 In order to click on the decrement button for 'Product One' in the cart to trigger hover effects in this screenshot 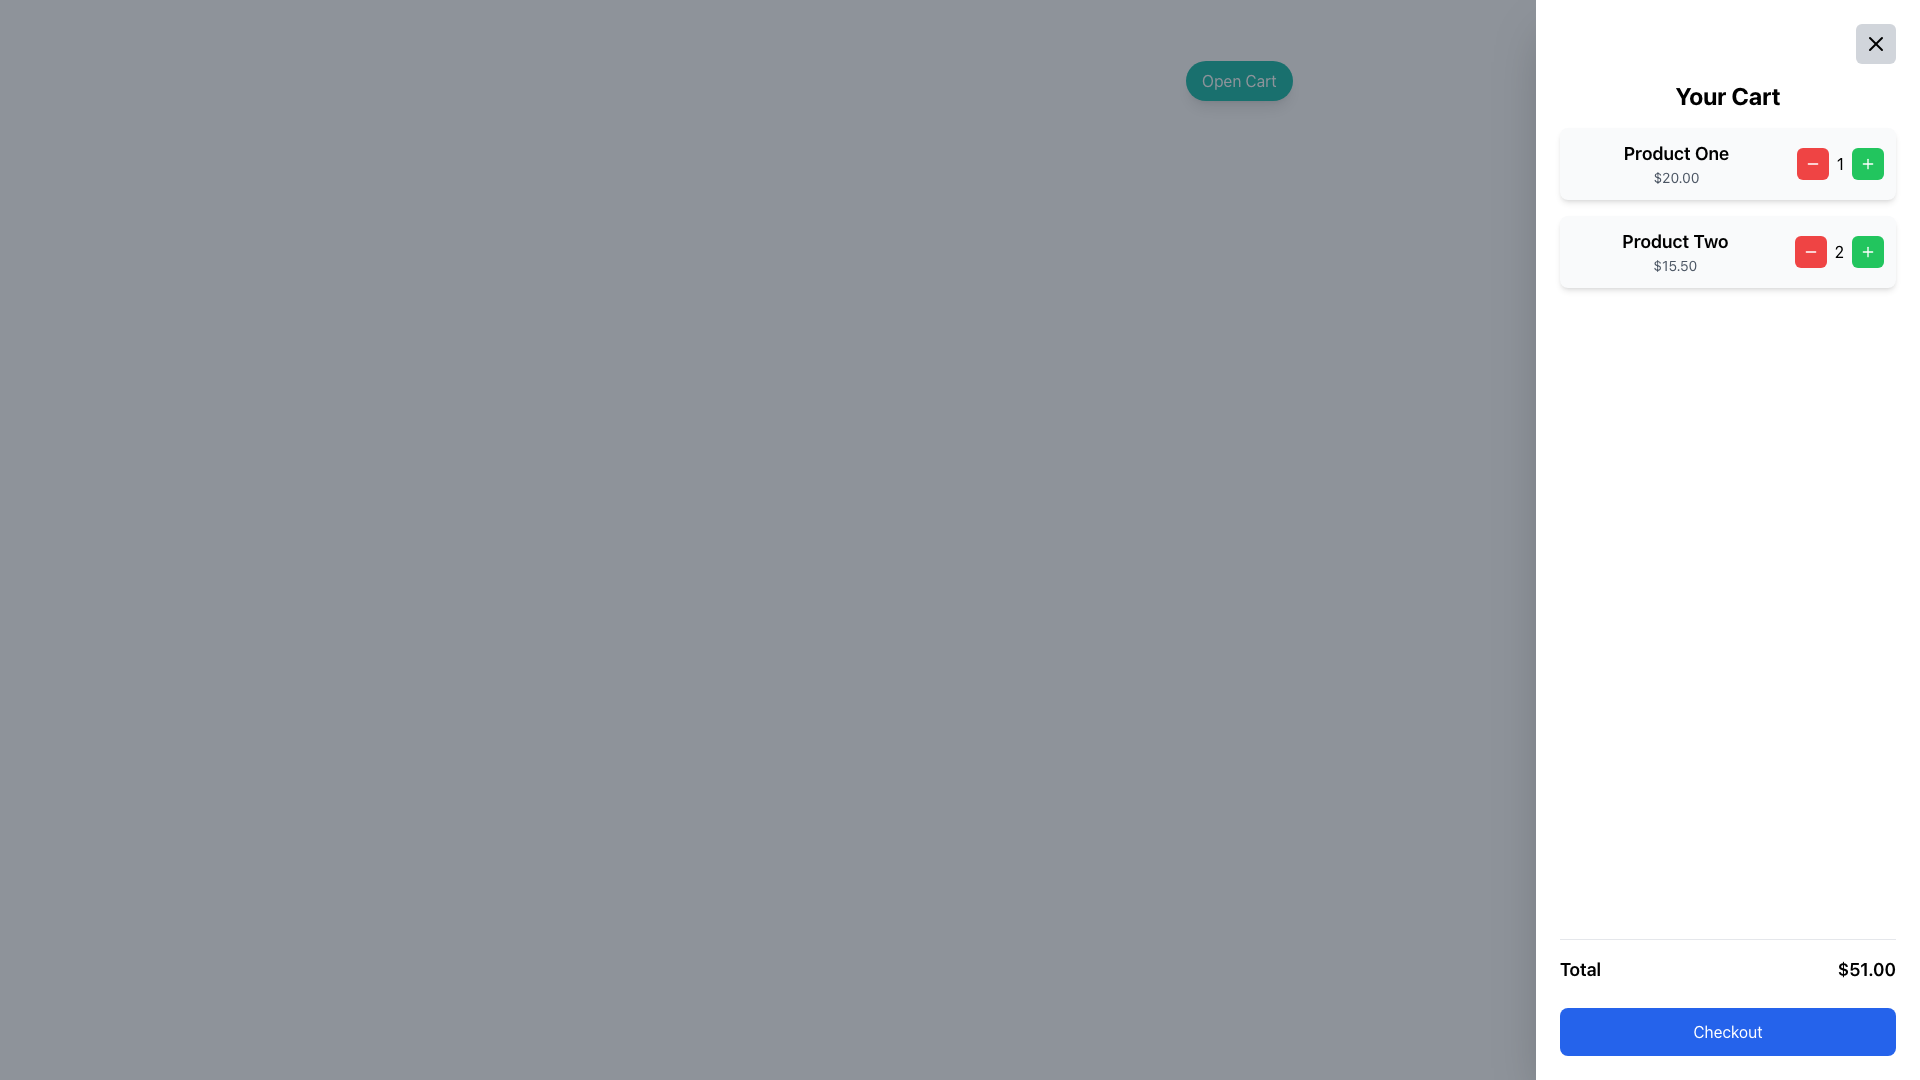, I will do `click(1812, 163)`.